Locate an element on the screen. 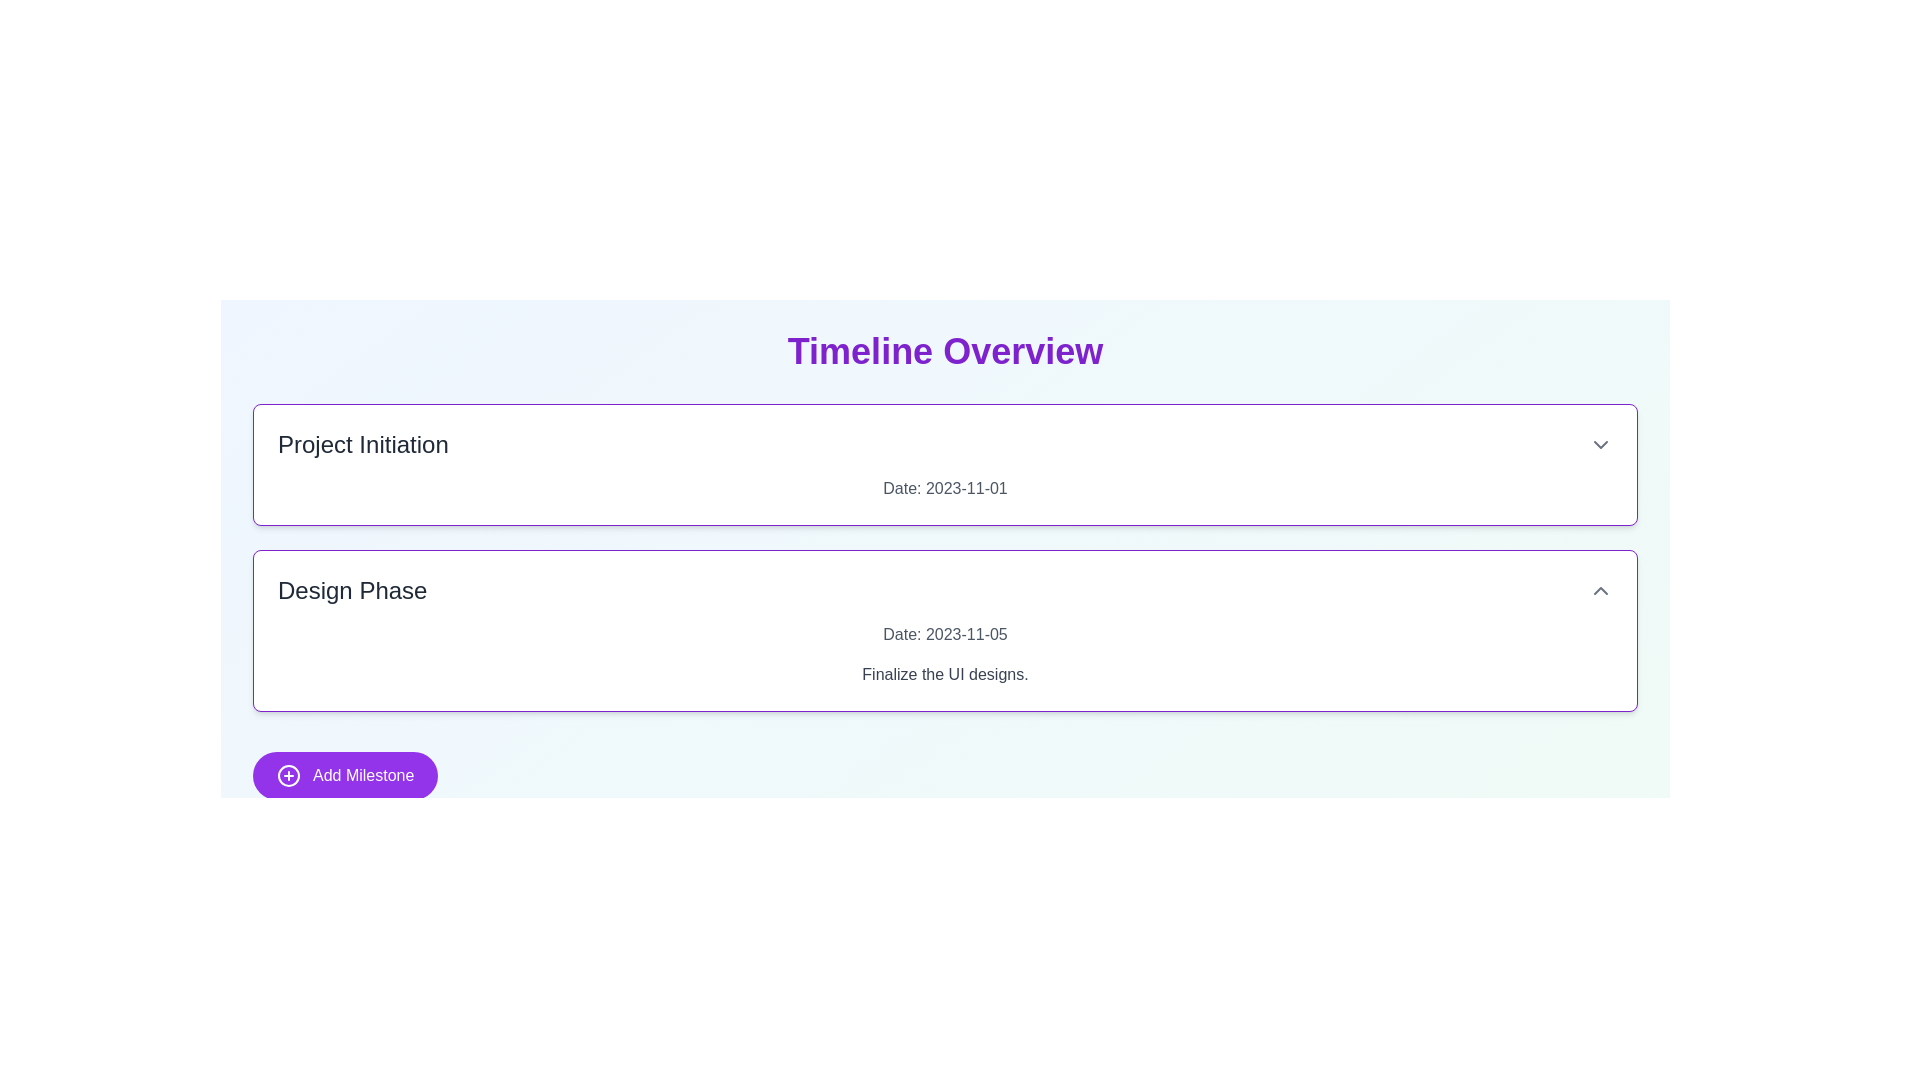  the label displaying the date value 'Date: 2023-11-01', which is located at the bottom-right of the 'Project Initiation' section is located at coordinates (944, 489).